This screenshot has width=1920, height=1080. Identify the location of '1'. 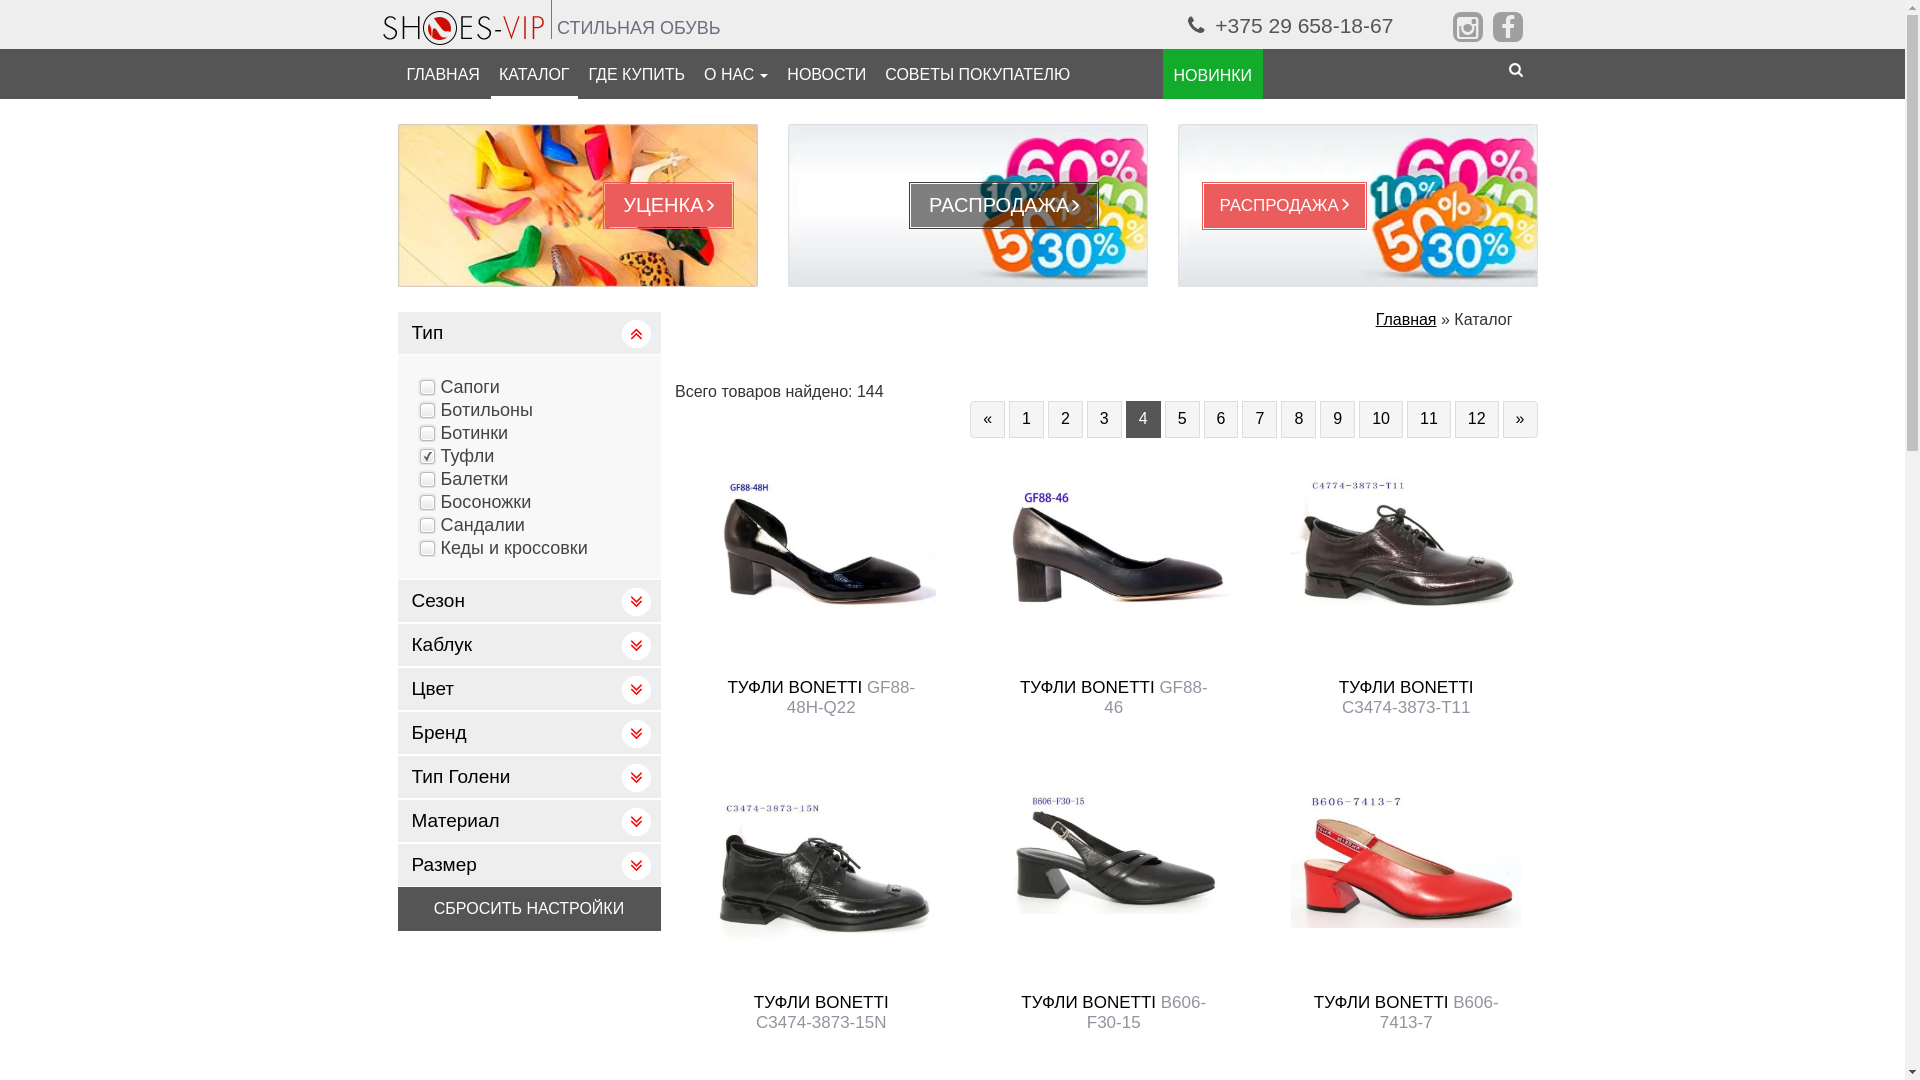
(1026, 418).